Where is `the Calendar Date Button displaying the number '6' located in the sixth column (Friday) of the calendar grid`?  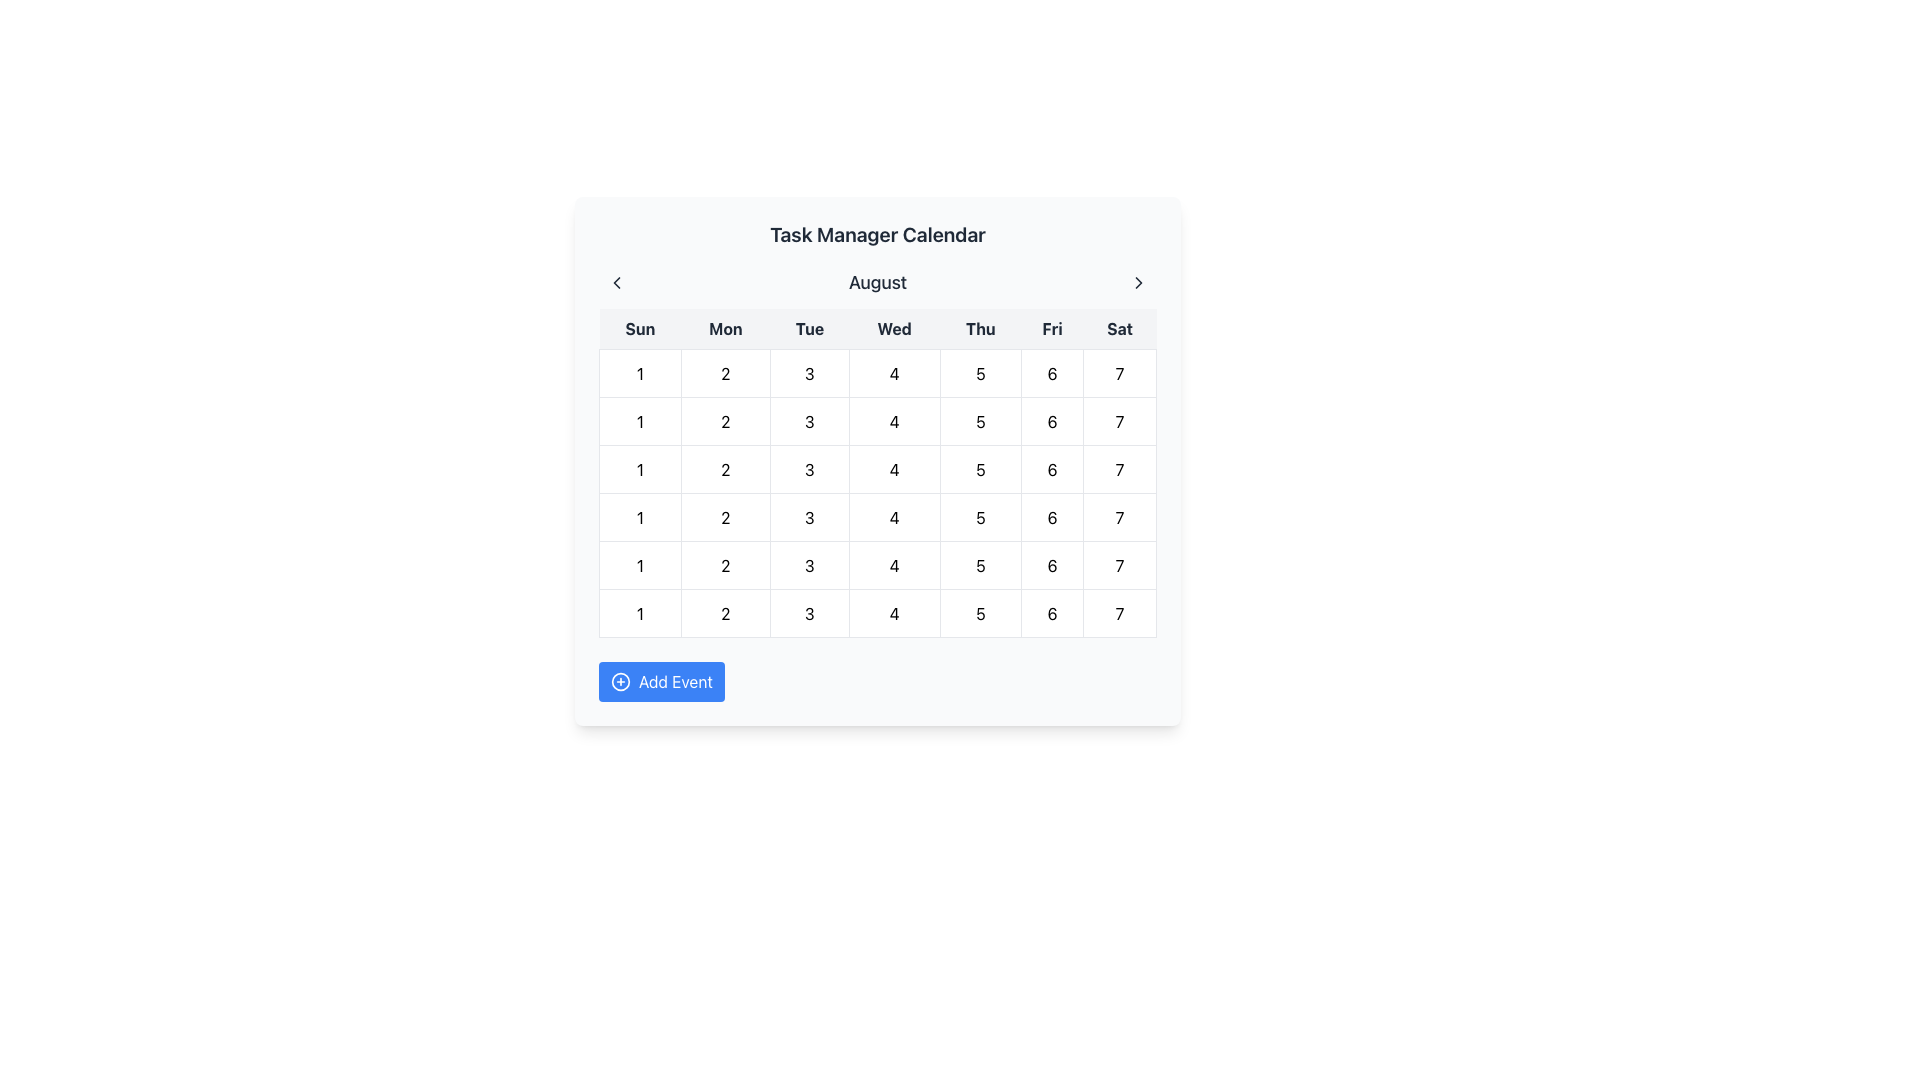
the Calendar Date Button displaying the number '6' located in the sixth column (Friday) of the calendar grid is located at coordinates (1051, 469).